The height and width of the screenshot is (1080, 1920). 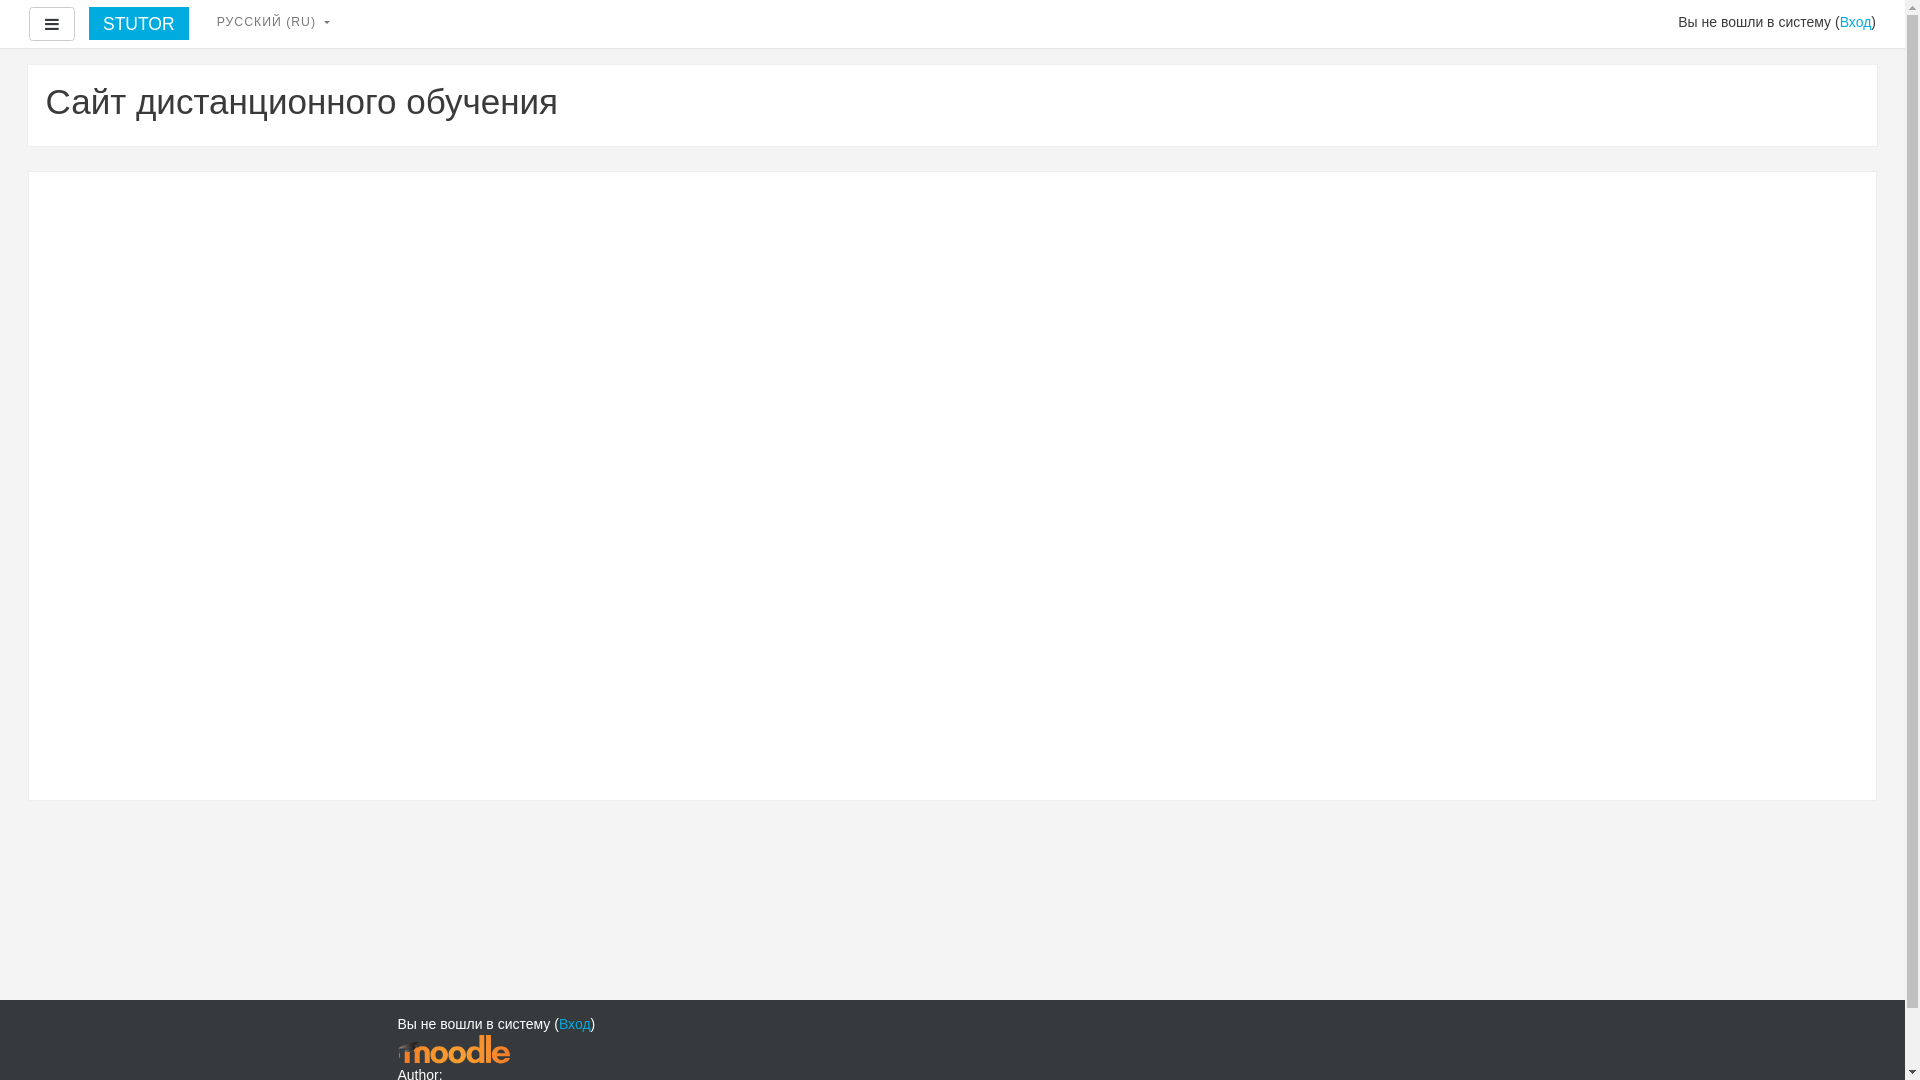 I want to click on 'STUTOR', so click(x=138, y=23).